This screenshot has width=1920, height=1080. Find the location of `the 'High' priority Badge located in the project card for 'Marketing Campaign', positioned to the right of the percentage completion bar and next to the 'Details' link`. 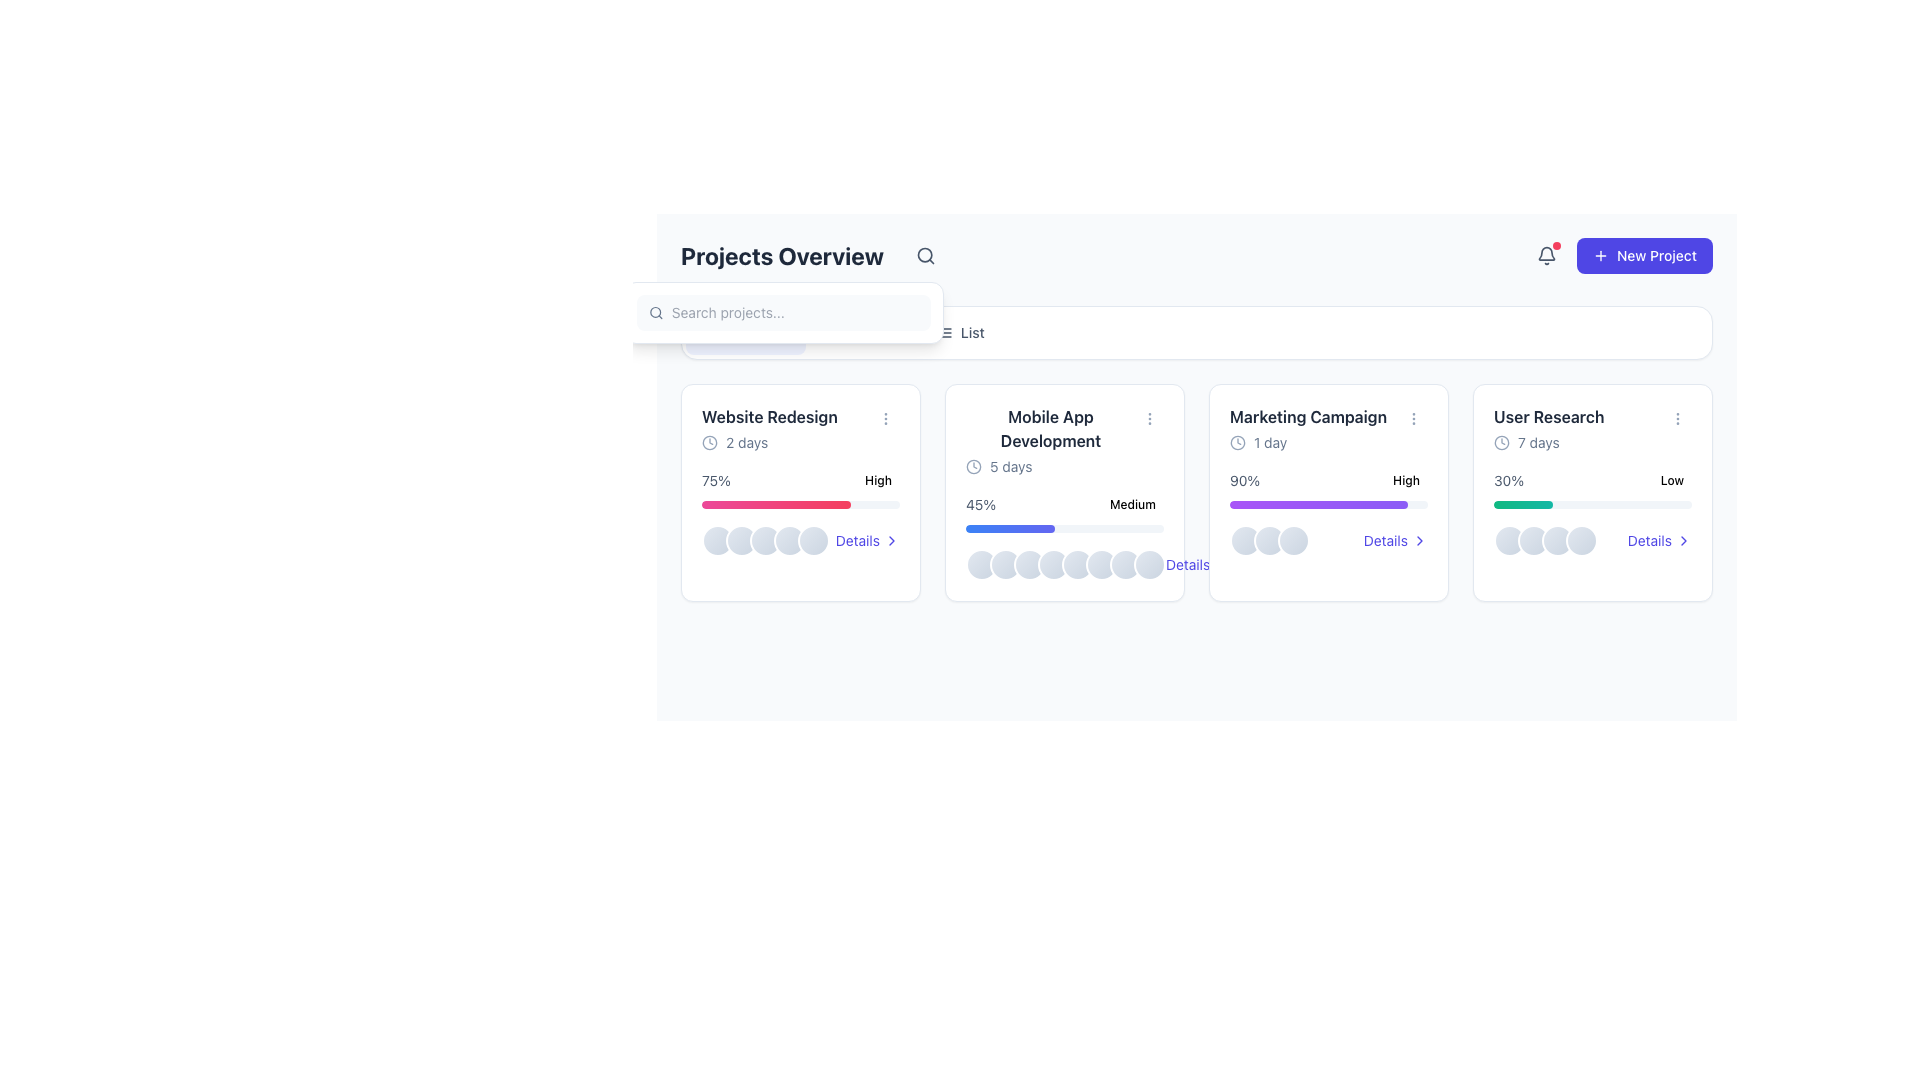

the 'High' priority Badge located in the project card for 'Marketing Campaign', positioned to the right of the percentage completion bar and next to the 'Details' link is located at coordinates (1405, 481).